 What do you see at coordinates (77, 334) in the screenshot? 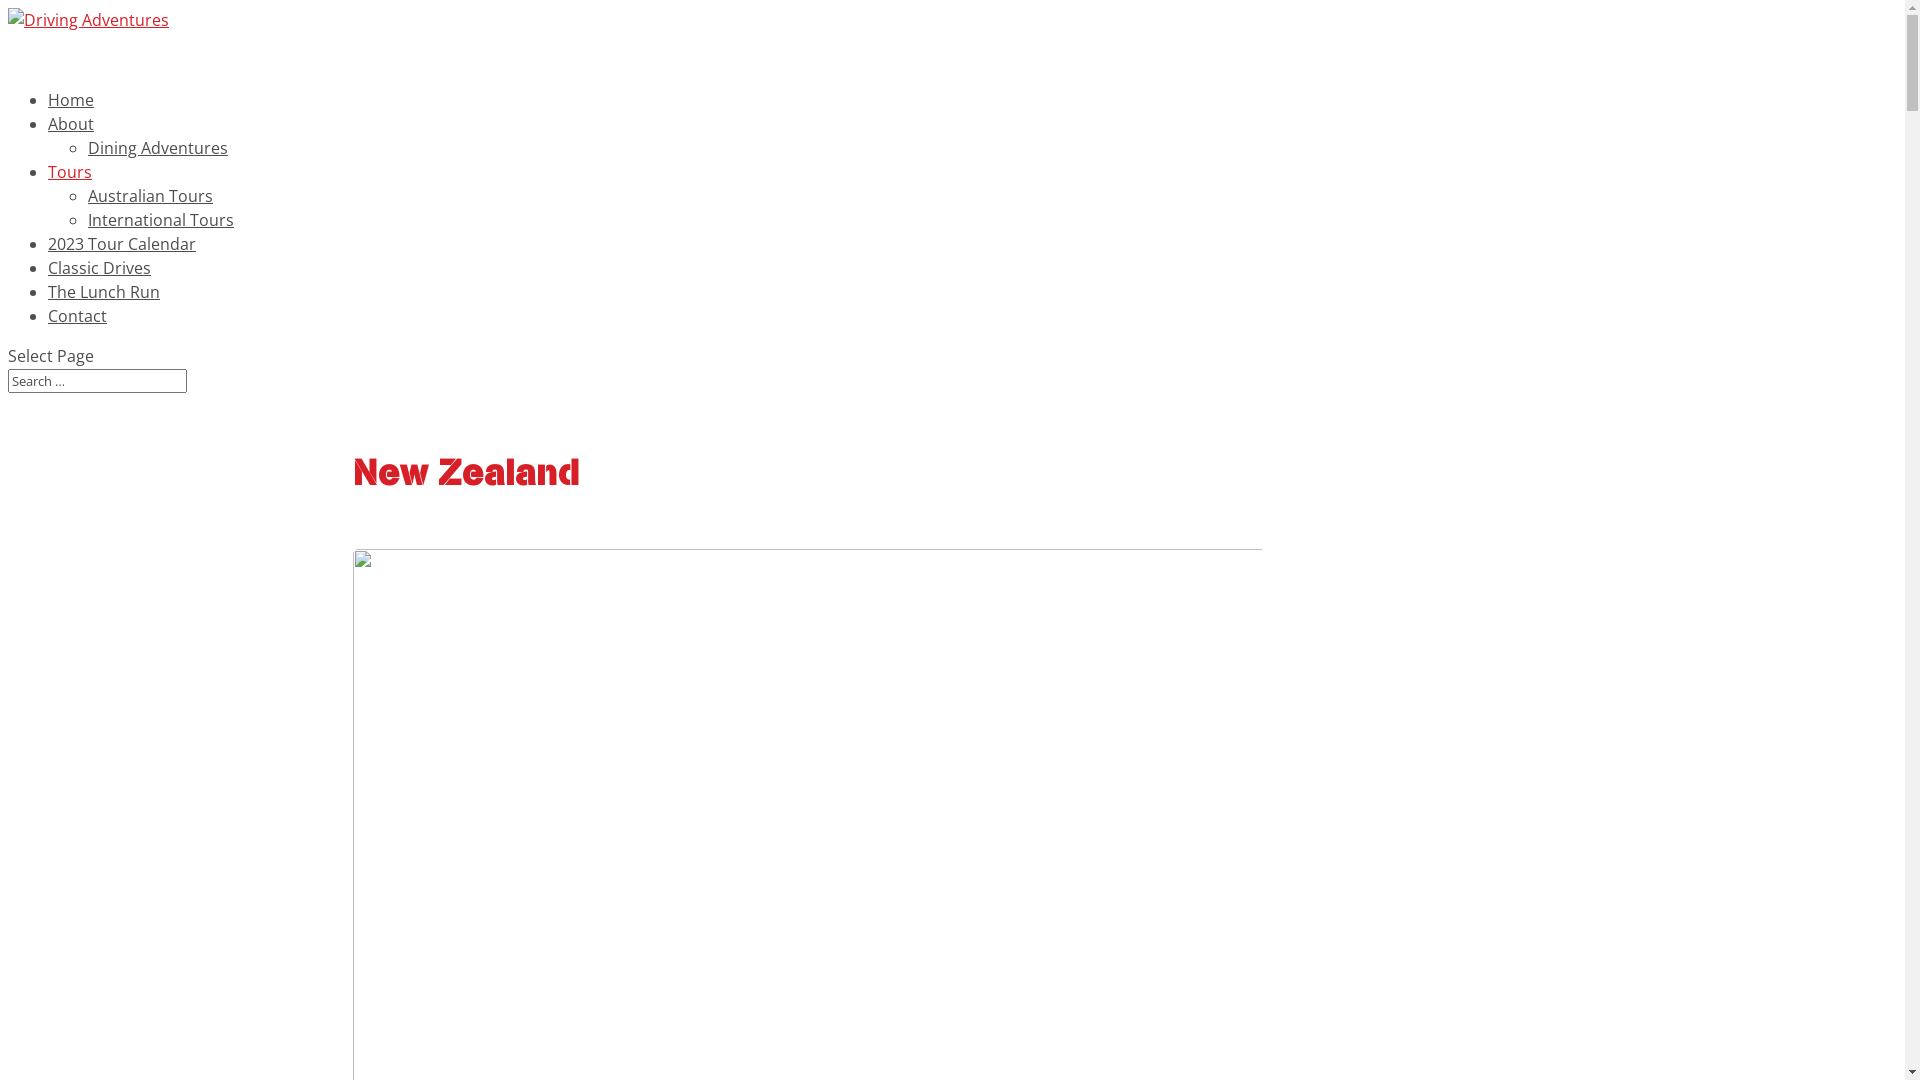
I see `'Contact'` at bounding box center [77, 334].